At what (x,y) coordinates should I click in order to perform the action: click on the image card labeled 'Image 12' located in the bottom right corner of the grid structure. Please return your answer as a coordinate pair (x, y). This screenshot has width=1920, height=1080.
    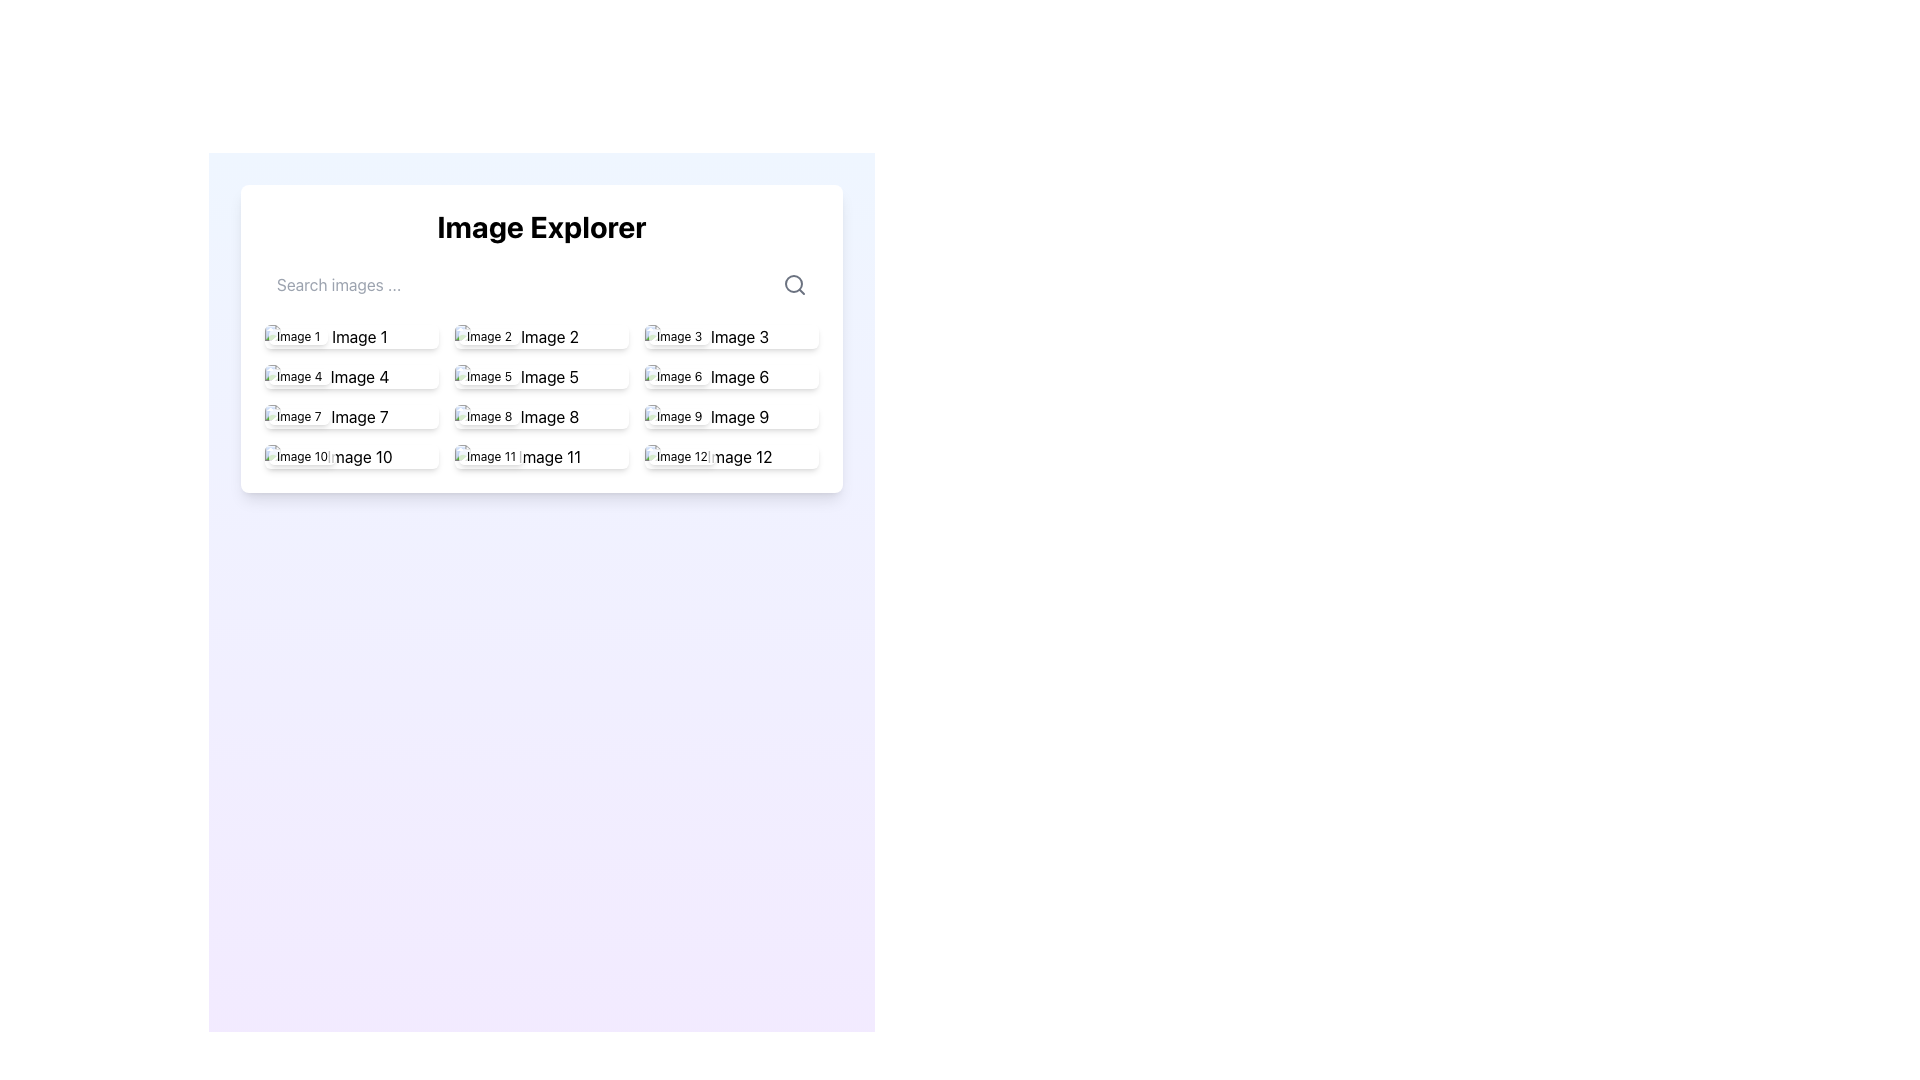
    Looking at the image, I should click on (730, 456).